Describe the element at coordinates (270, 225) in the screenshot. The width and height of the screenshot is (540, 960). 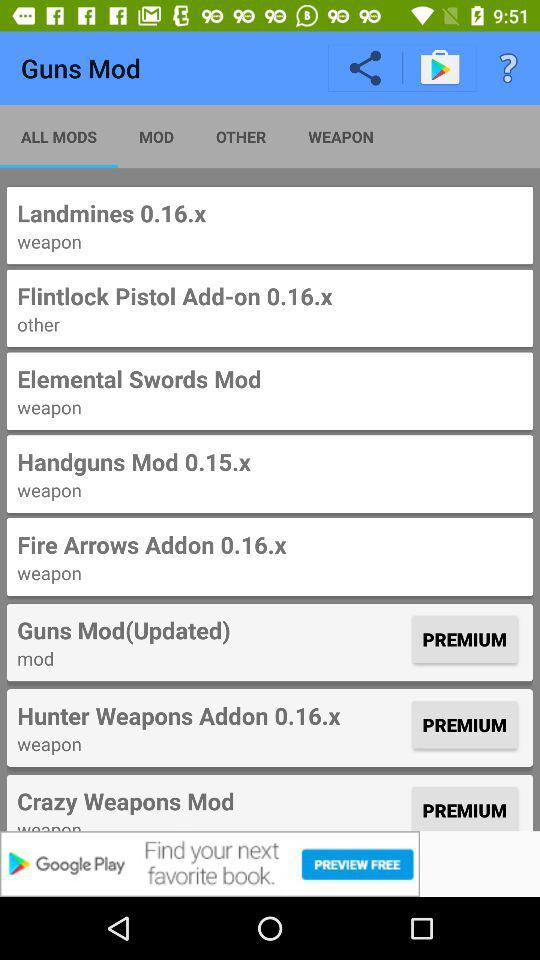
I see `the field landmines 016x` at that location.